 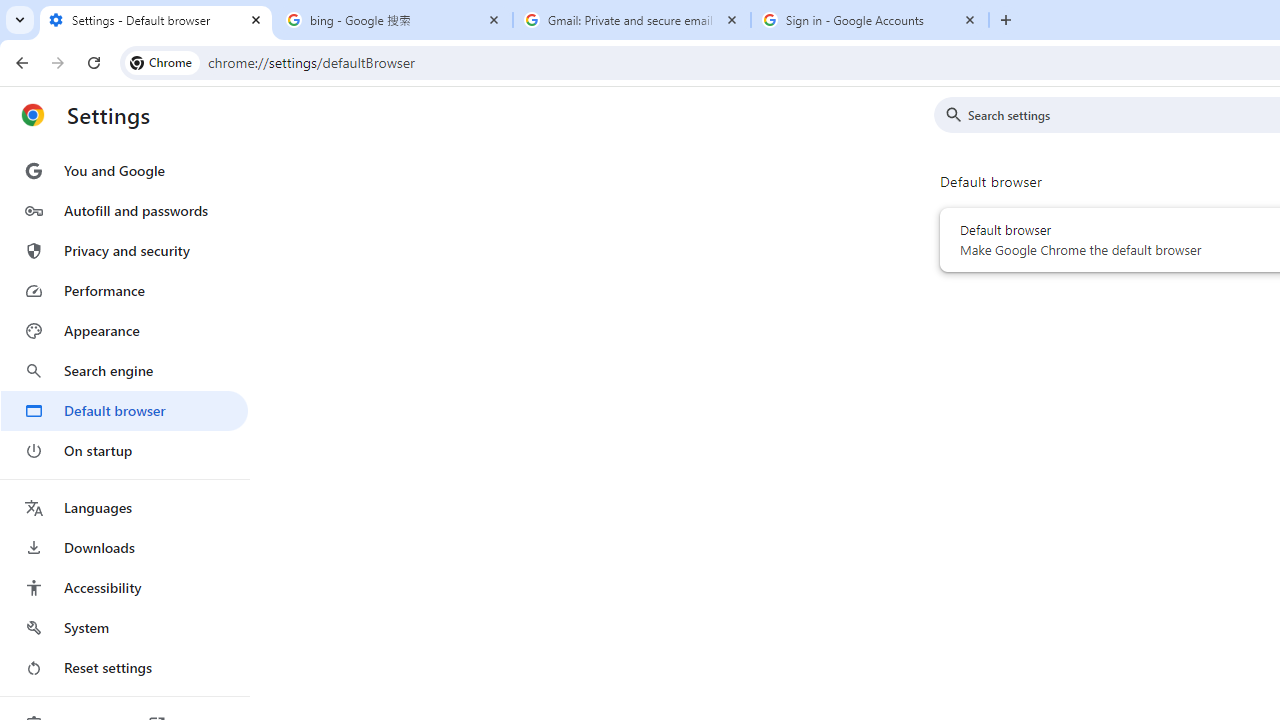 What do you see at coordinates (870, 20) in the screenshot?
I see `'Sign in - Google Accounts'` at bounding box center [870, 20].